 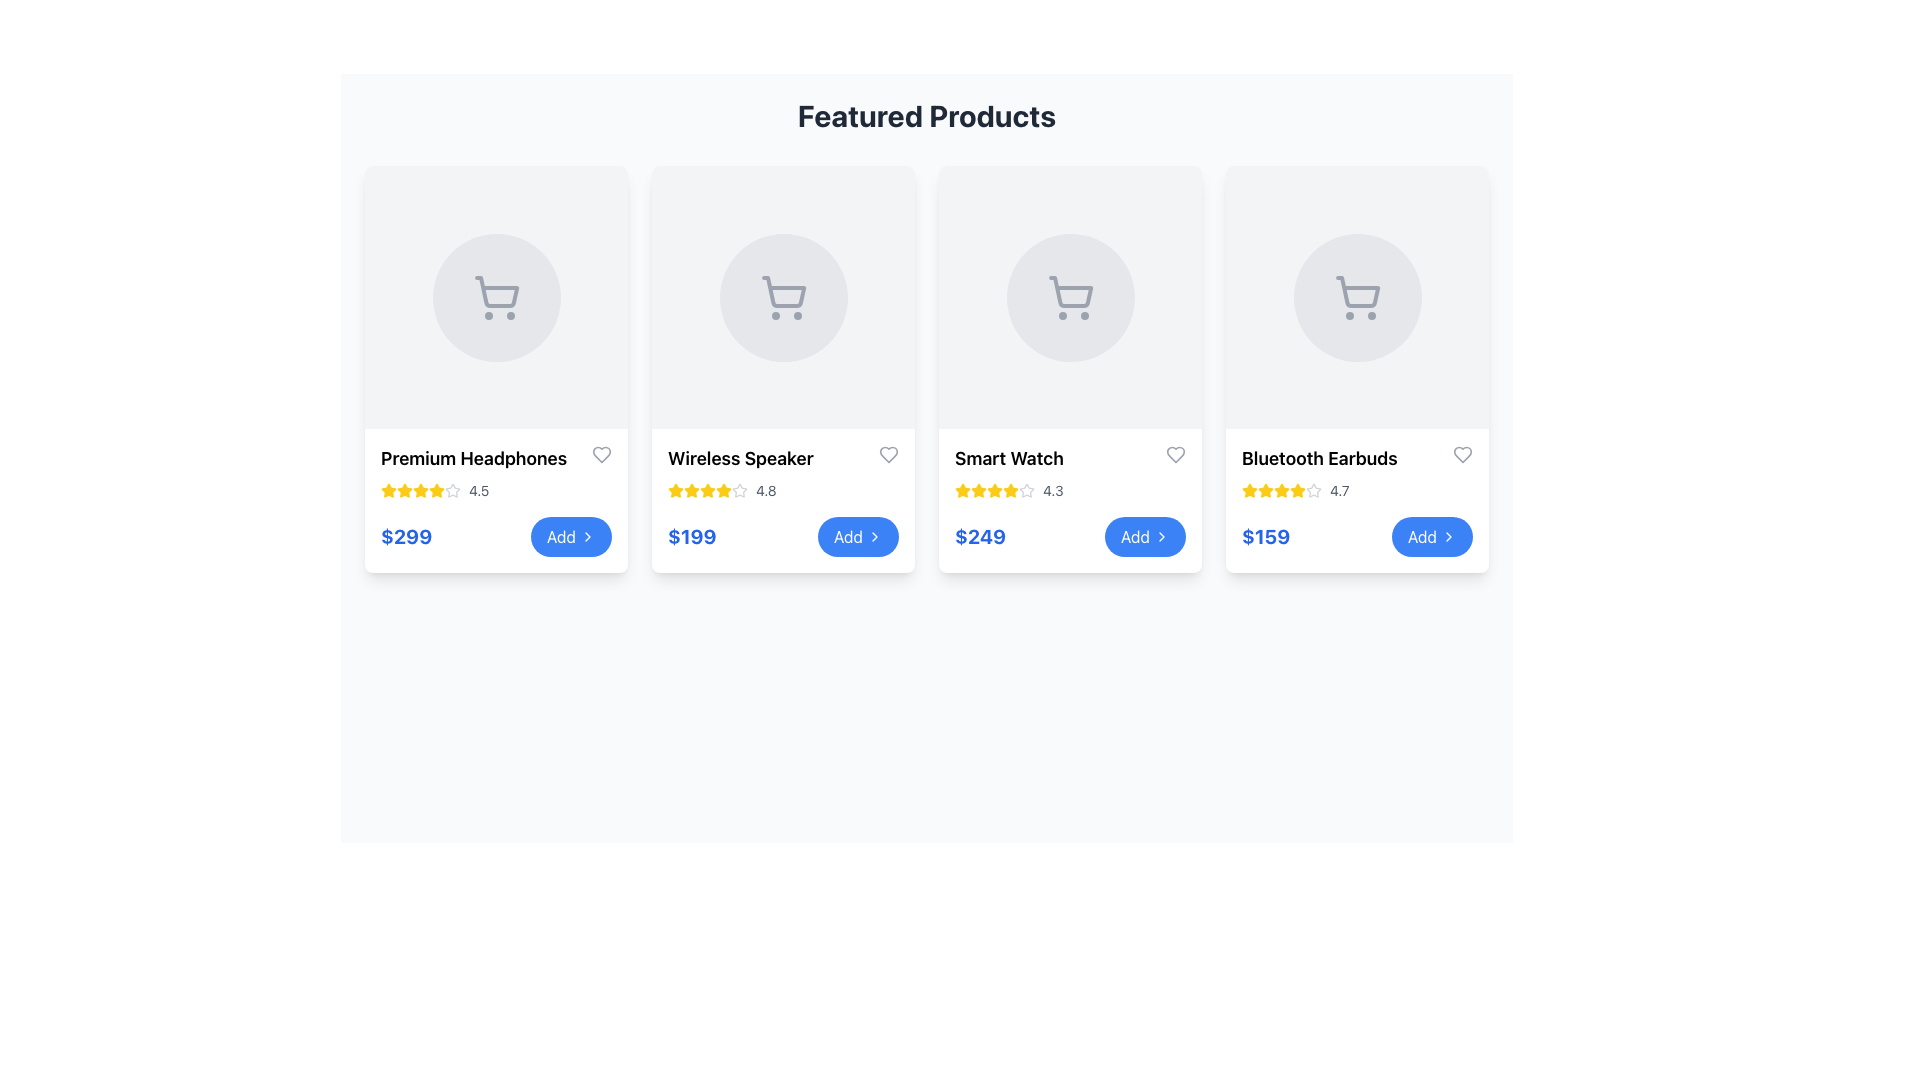 I want to click on the right-pointing arrow icon within the blue 'Add' button next to the product price for 'Bluetooth Earbuds' to initiate the associated command, so click(x=1449, y=535).